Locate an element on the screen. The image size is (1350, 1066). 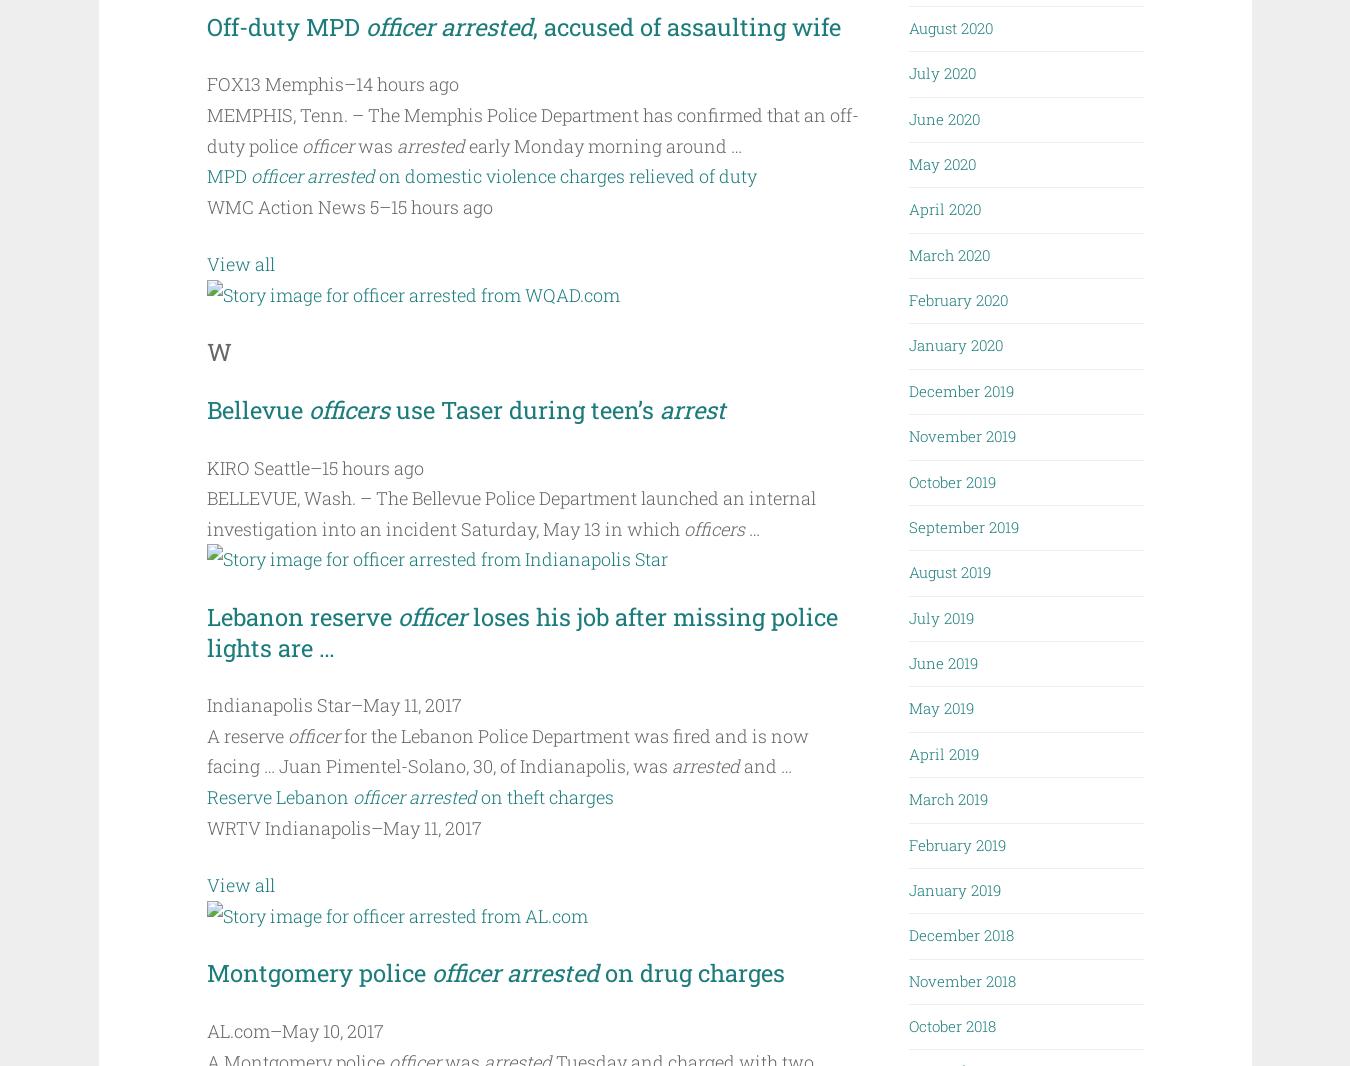
'W' is located at coordinates (206, 351).